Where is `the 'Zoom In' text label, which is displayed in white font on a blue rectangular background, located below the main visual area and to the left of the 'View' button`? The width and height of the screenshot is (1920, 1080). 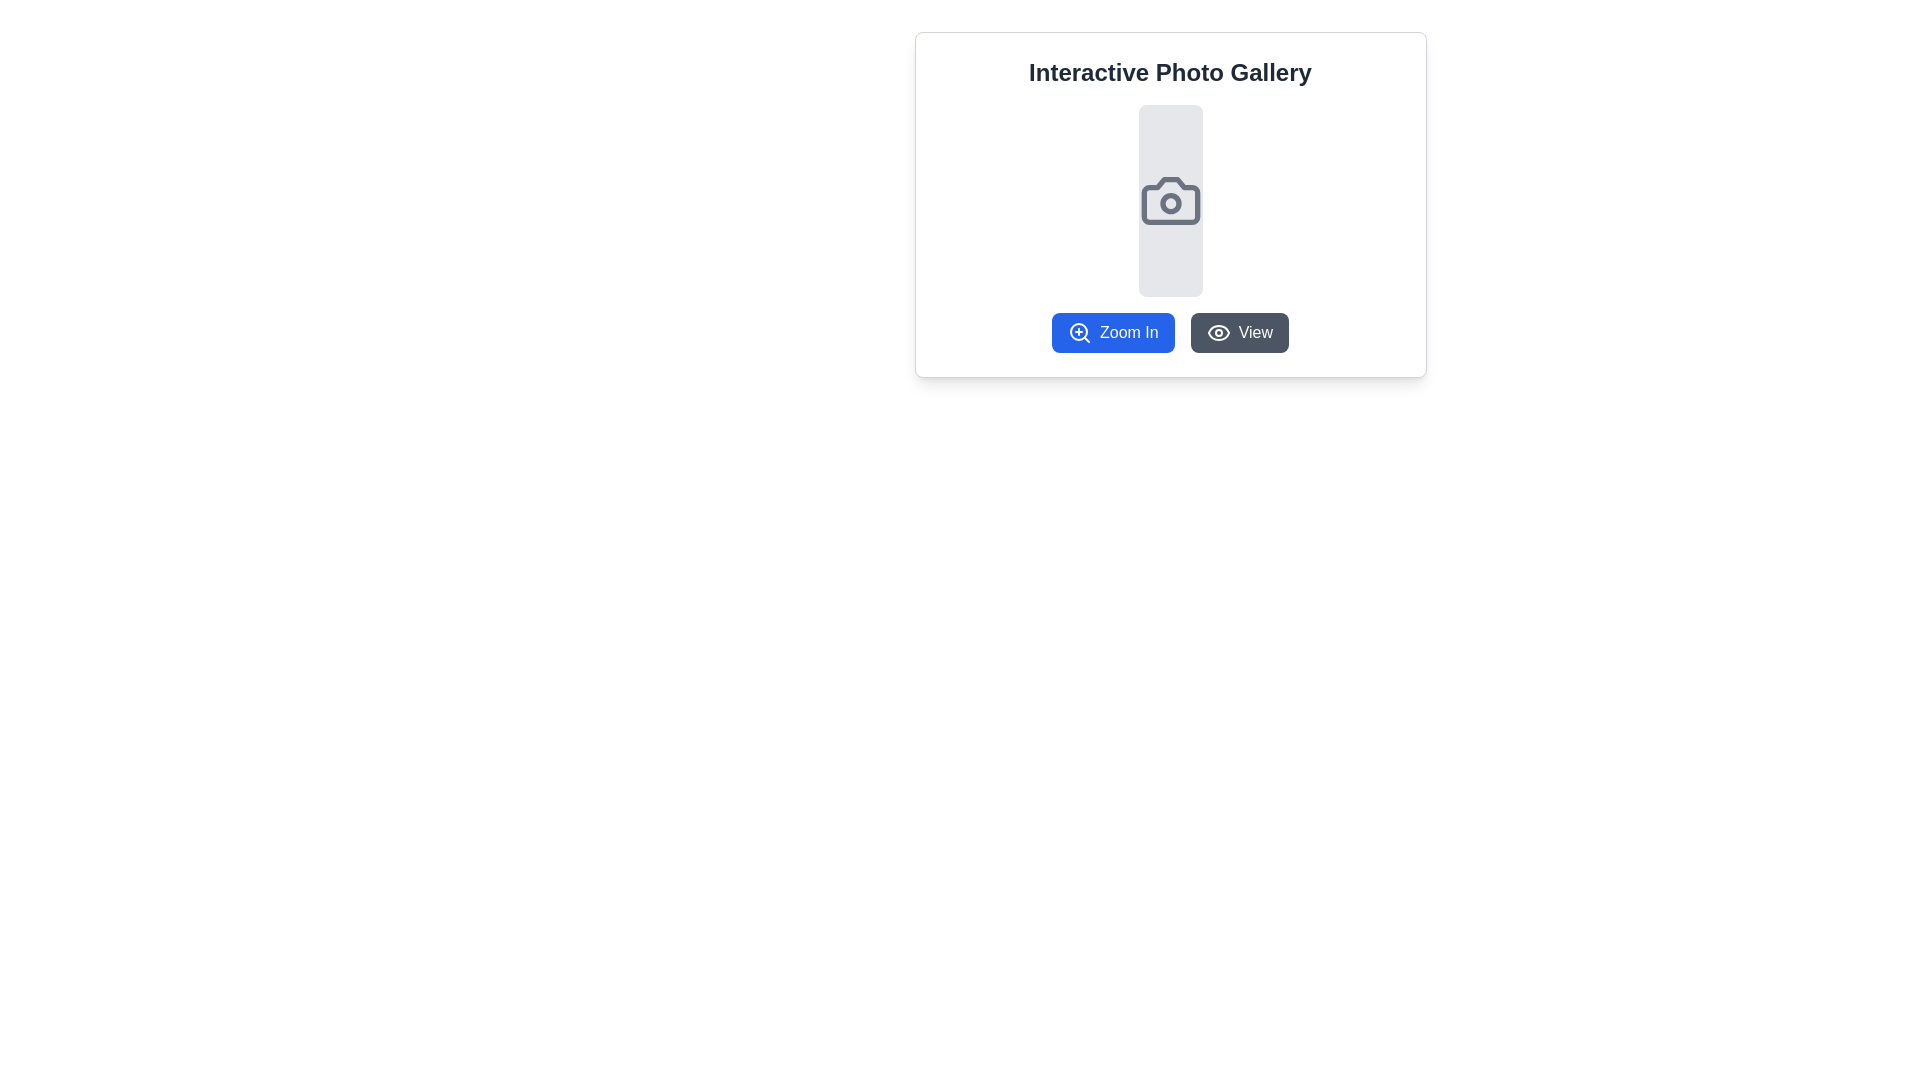
the 'Zoom In' text label, which is displayed in white font on a blue rectangular background, located below the main visual area and to the left of the 'View' button is located at coordinates (1129, 331).